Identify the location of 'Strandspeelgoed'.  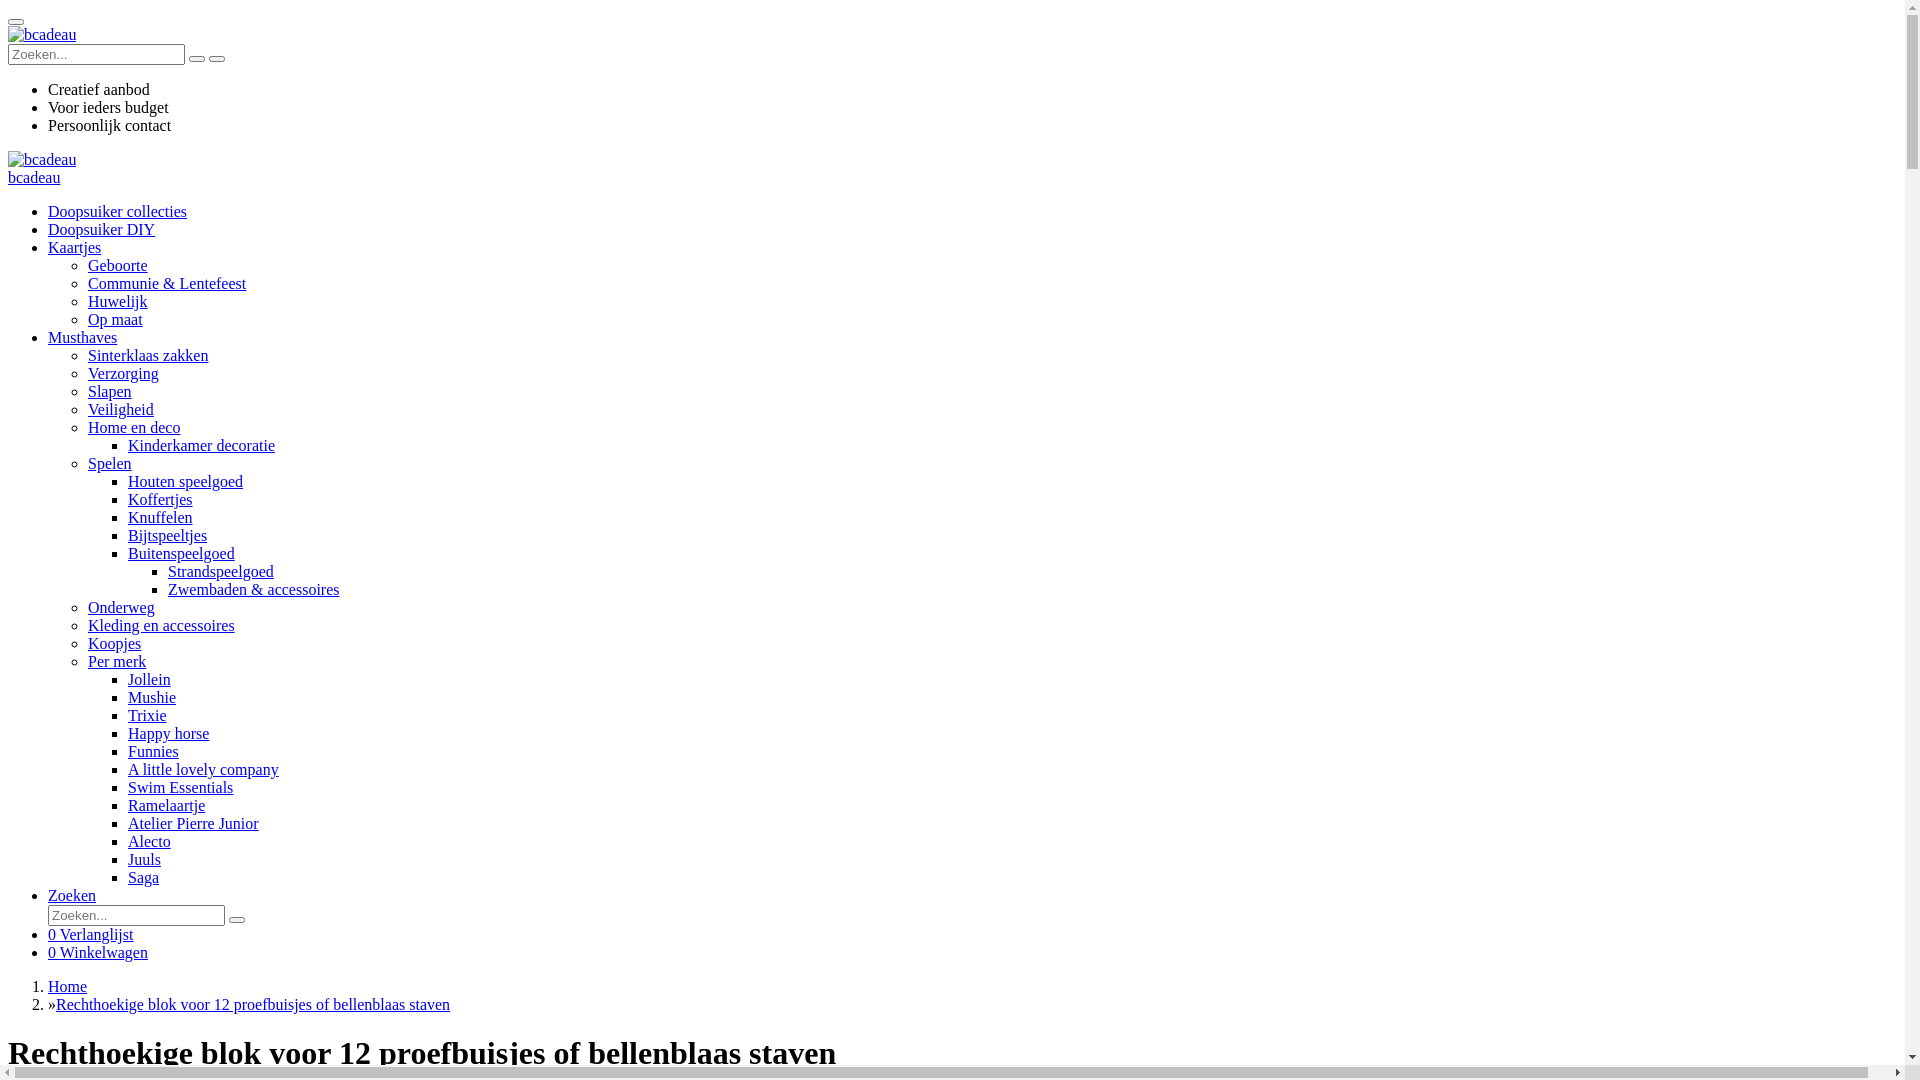
(220, 571).